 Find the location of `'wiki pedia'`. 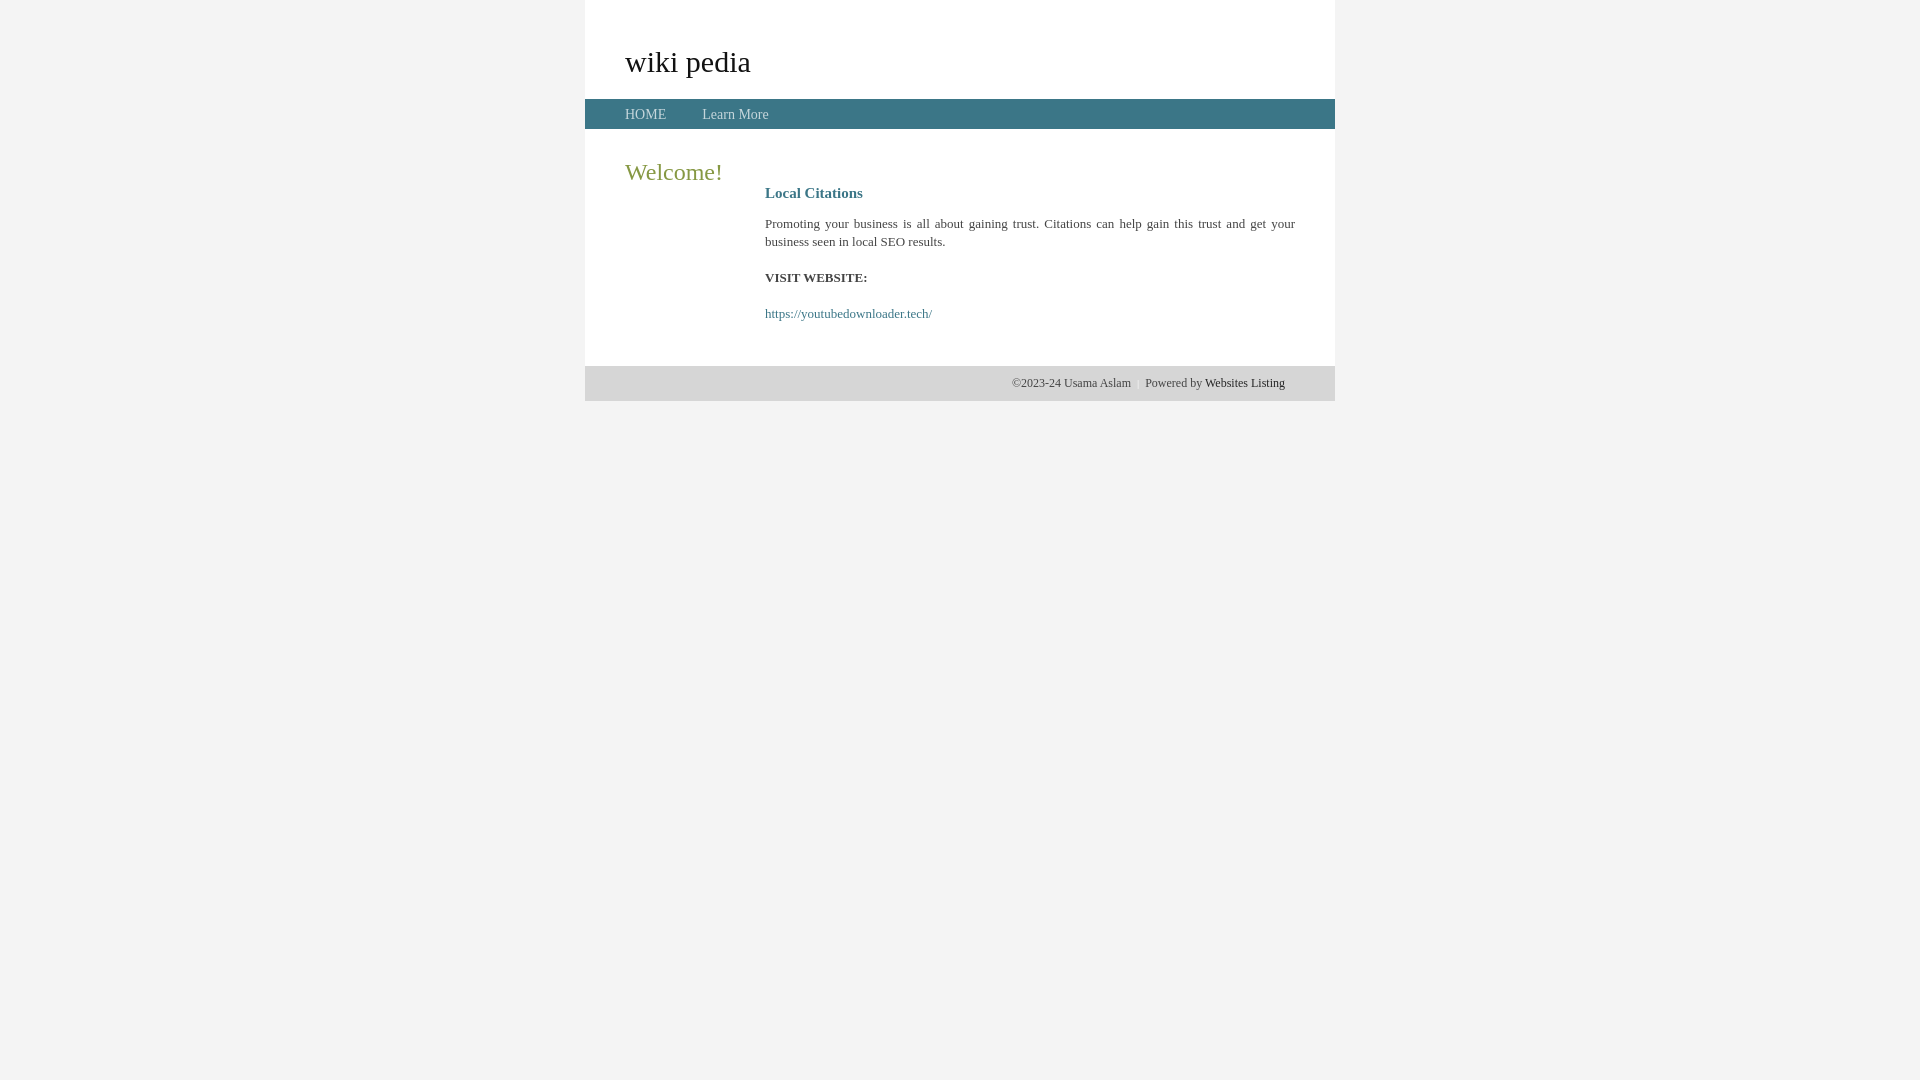

'wiki pedia' is located at coordinates (687, 60).